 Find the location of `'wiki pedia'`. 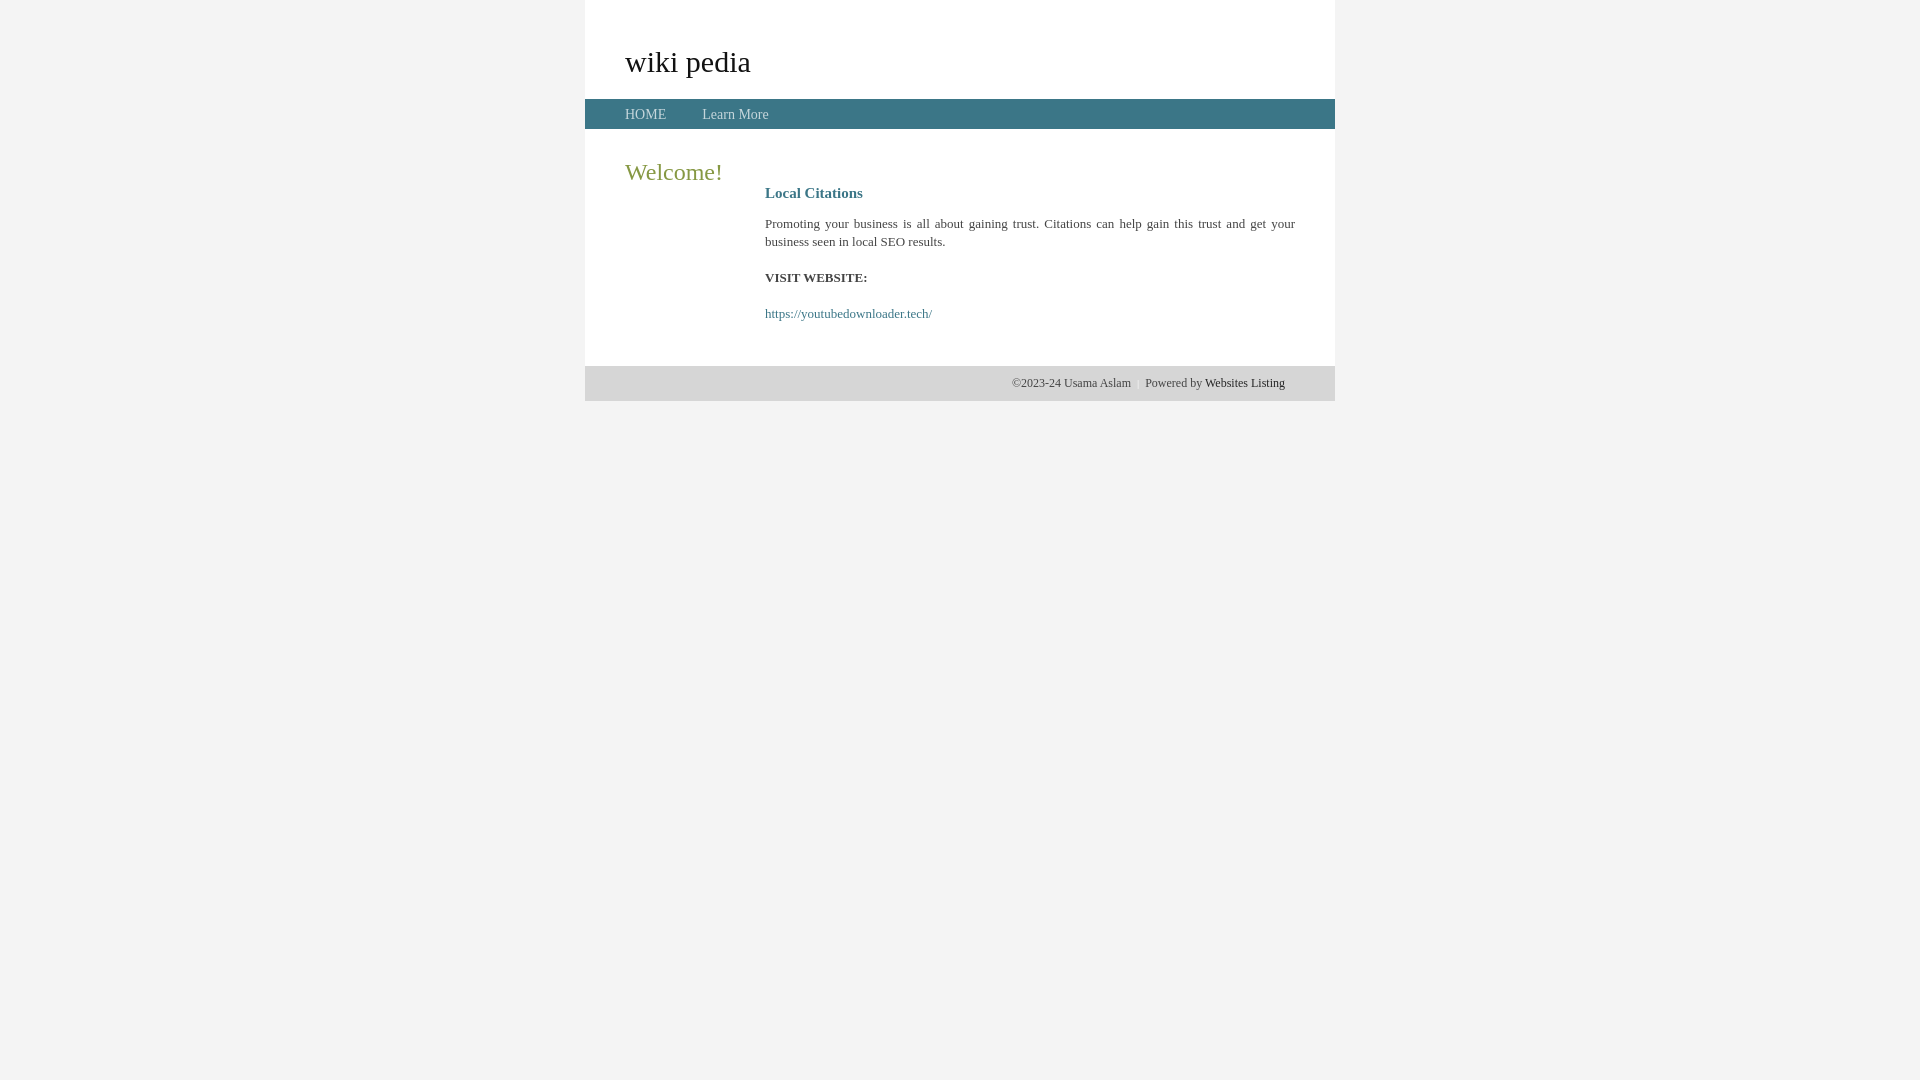

'wiki pedia' is located at coordinates (687, 60).